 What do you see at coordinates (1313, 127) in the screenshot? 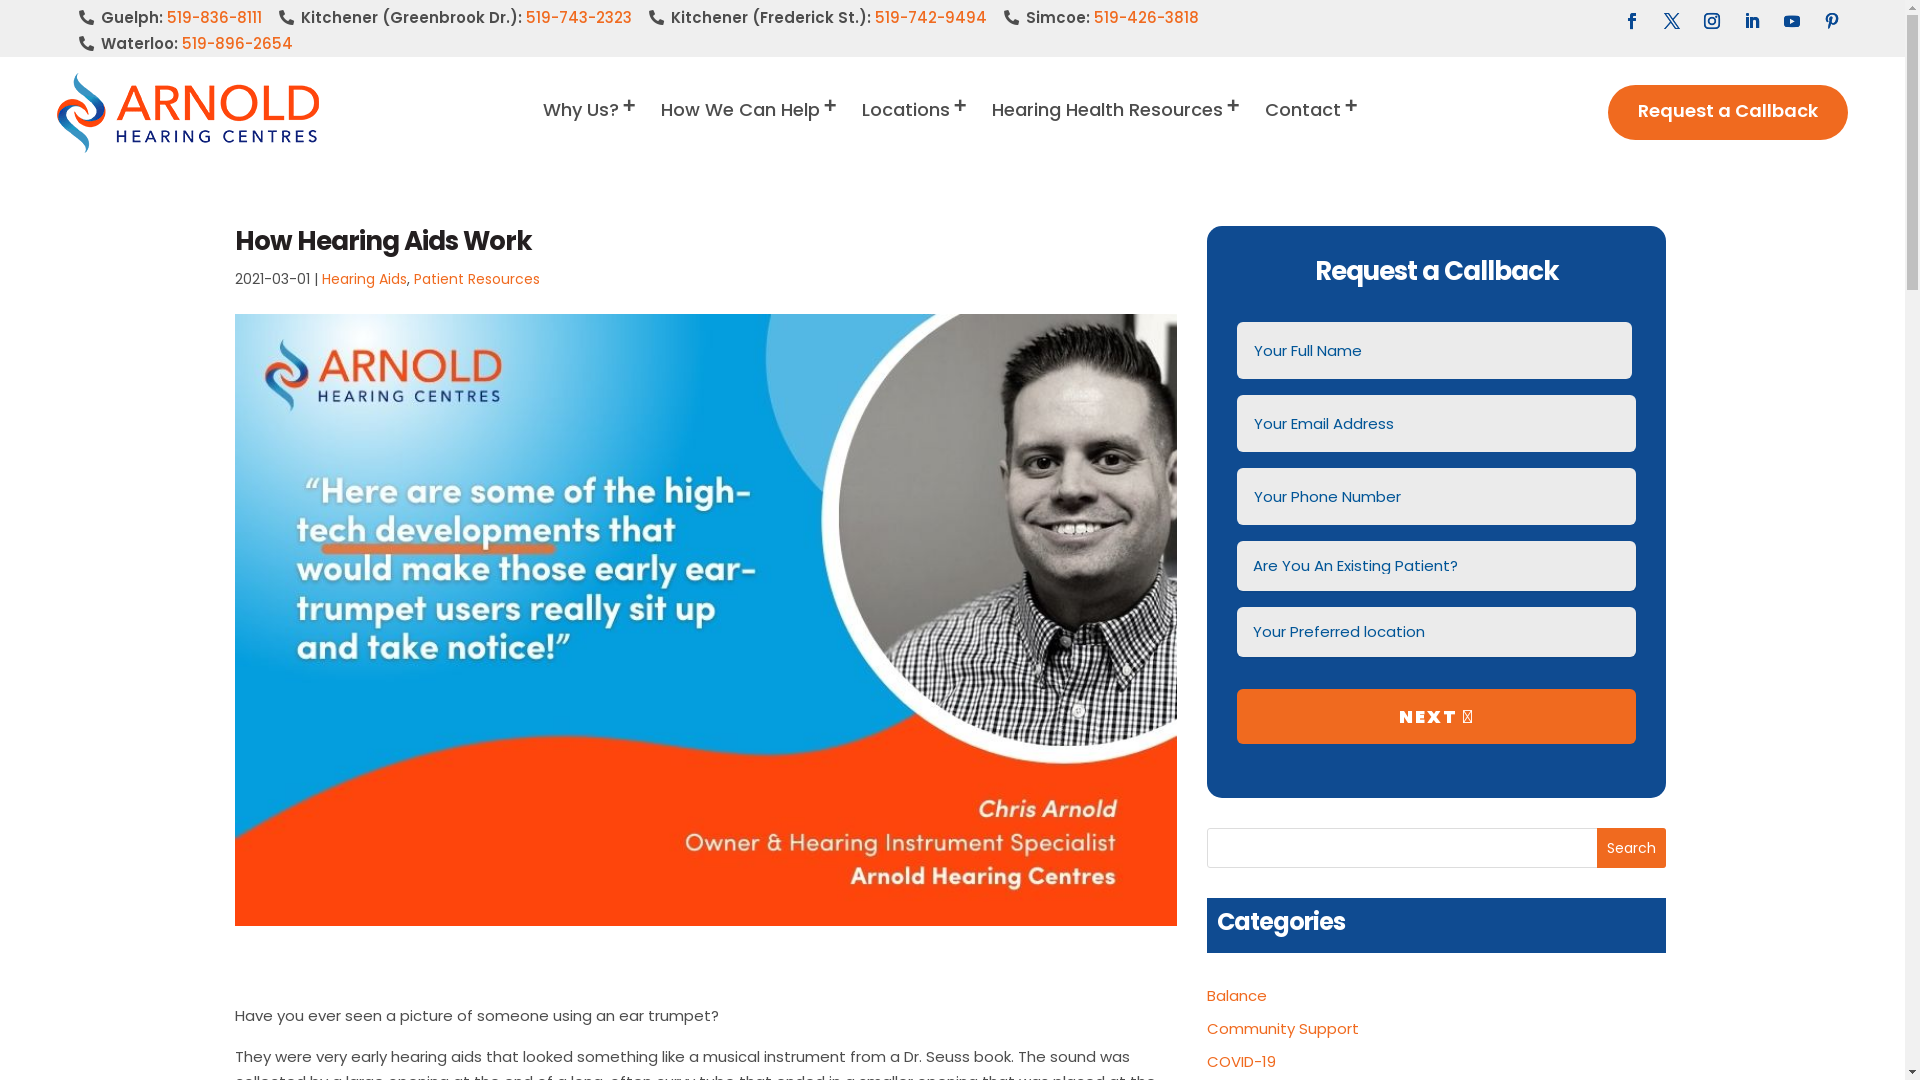
I see `'Contact'` at bounding box center [1313, 127].